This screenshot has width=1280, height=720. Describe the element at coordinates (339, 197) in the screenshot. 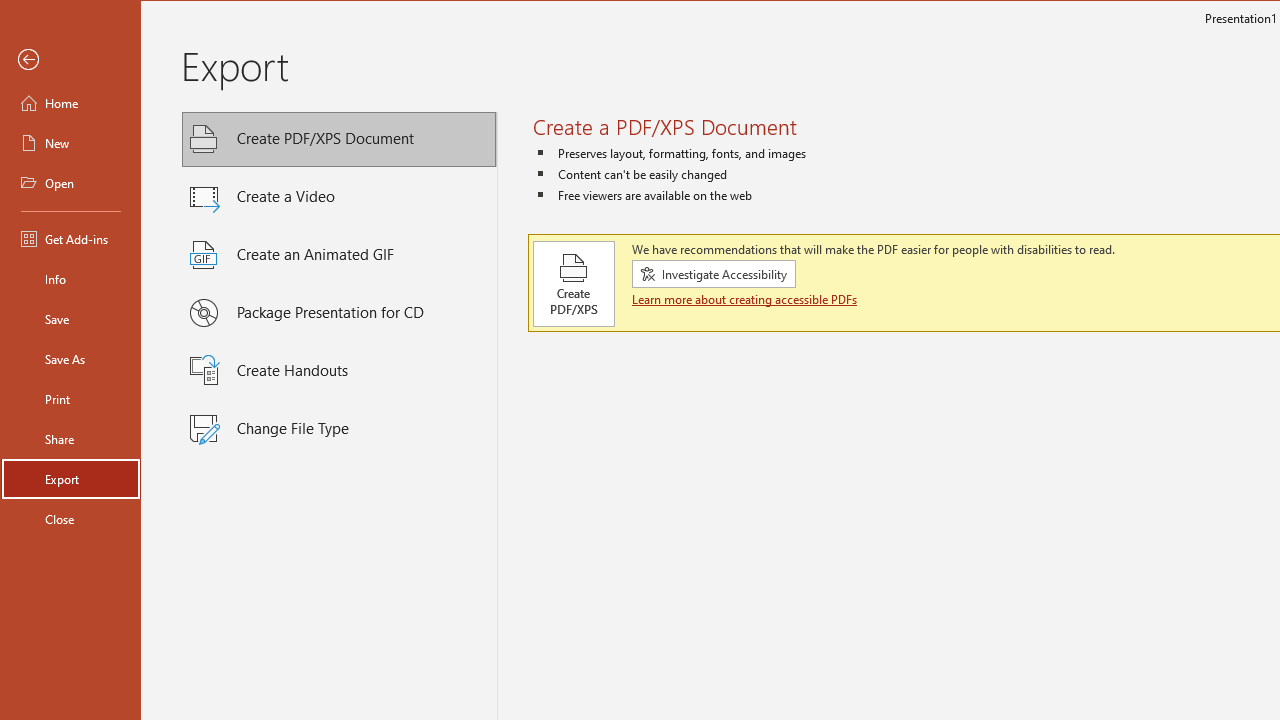

I see `'Create a Video'` at that location.